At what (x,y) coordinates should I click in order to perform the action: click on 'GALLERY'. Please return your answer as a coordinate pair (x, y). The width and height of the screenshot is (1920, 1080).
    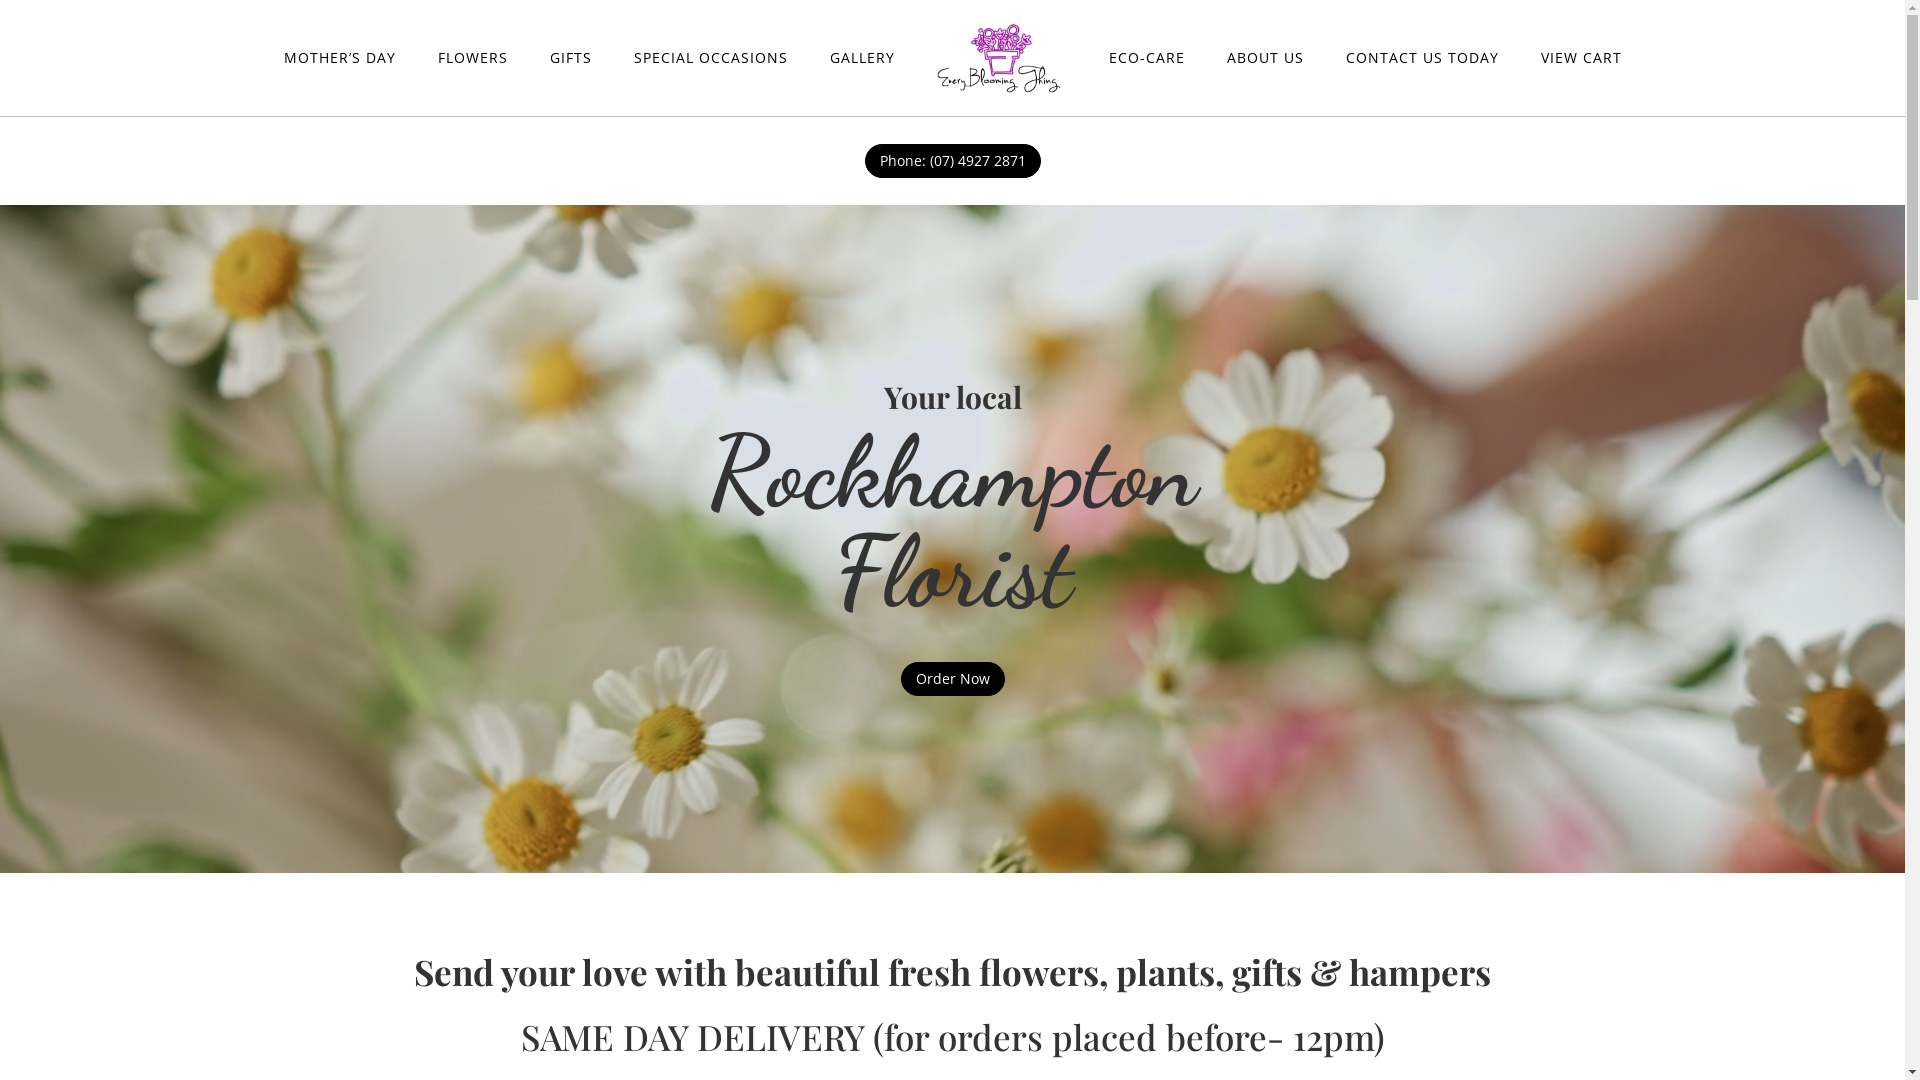
    Looking at the image, I should click on (862, 56).